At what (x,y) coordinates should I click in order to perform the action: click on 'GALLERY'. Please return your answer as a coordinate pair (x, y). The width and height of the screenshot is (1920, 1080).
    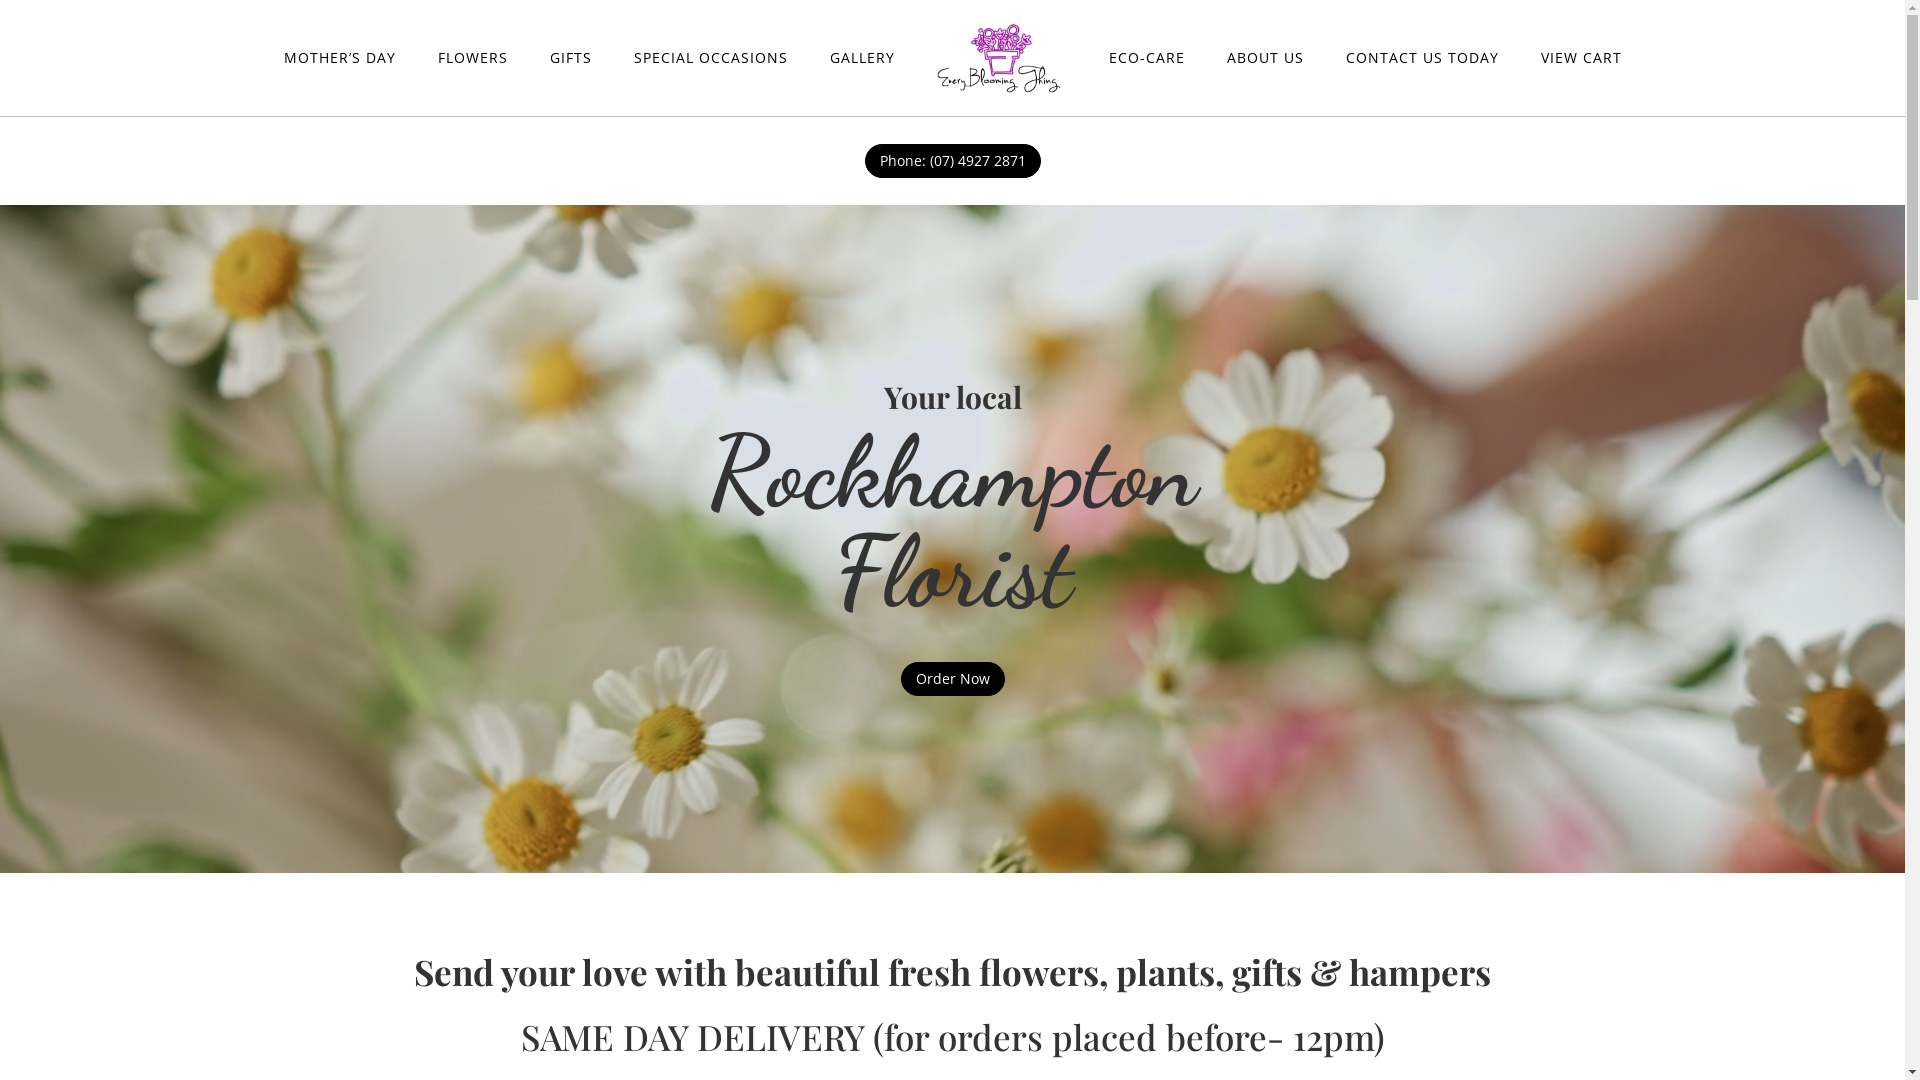
    Looking at the image, I should click on (862, 56).